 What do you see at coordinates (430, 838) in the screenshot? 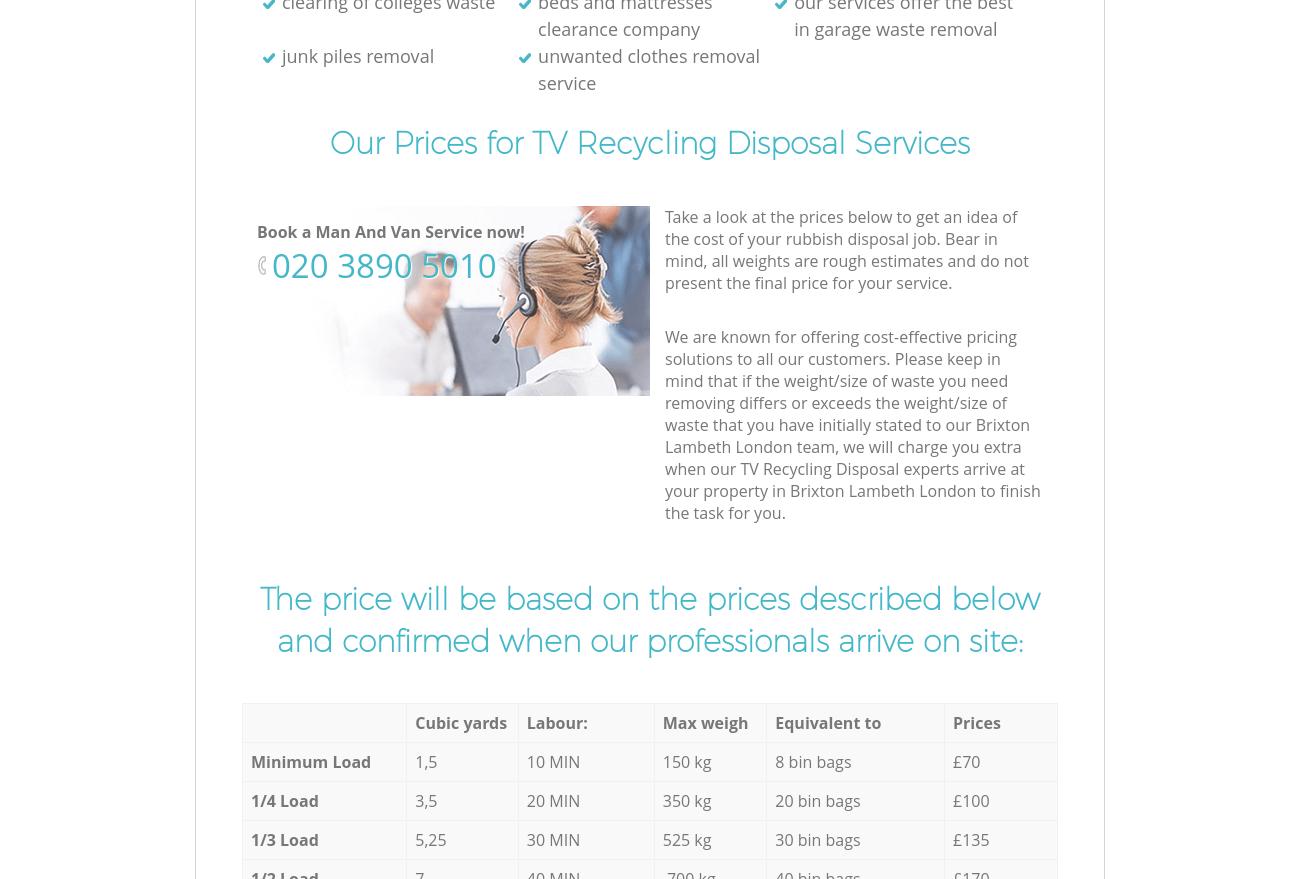
I see `'5,25'` at bounding box center [430, 838].